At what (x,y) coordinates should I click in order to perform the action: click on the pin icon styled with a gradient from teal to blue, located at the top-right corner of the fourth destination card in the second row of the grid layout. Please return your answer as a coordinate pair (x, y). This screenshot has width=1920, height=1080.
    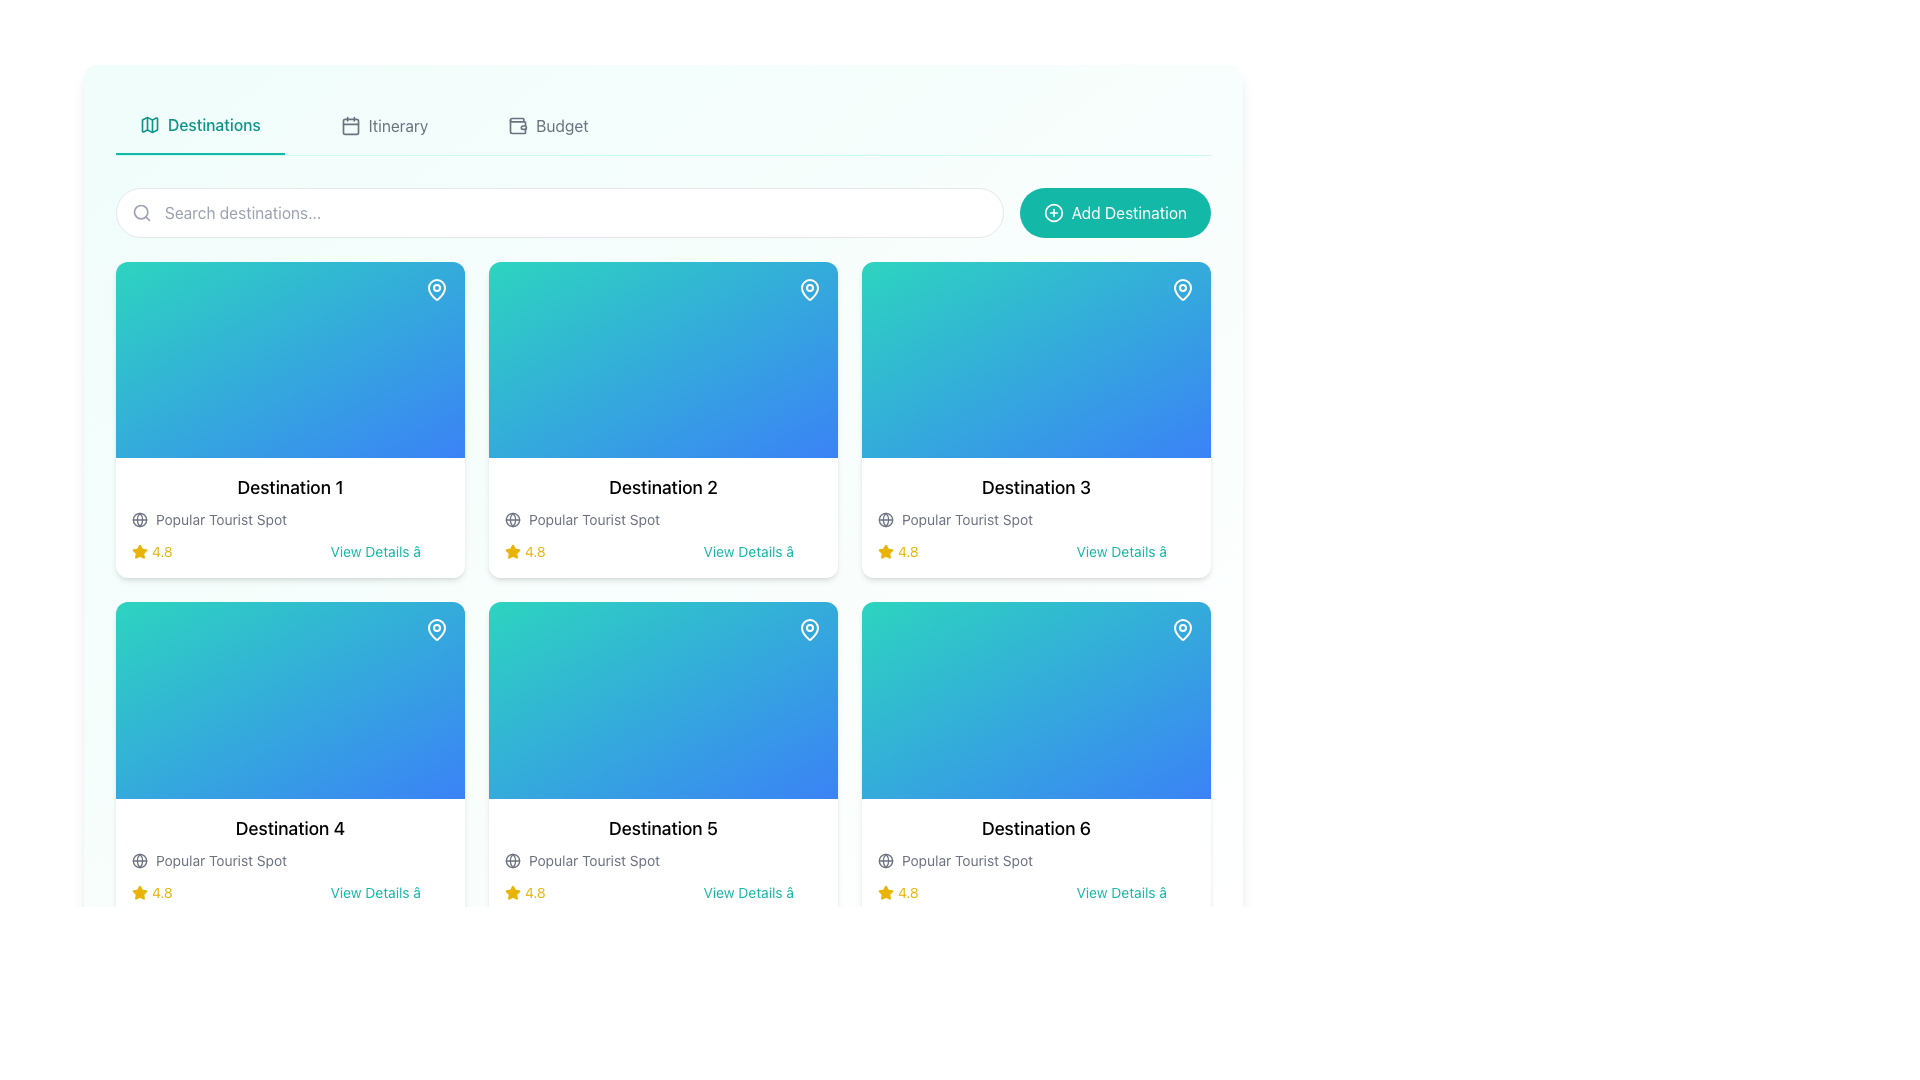
    Looking at the image, I should click on (435, 628).